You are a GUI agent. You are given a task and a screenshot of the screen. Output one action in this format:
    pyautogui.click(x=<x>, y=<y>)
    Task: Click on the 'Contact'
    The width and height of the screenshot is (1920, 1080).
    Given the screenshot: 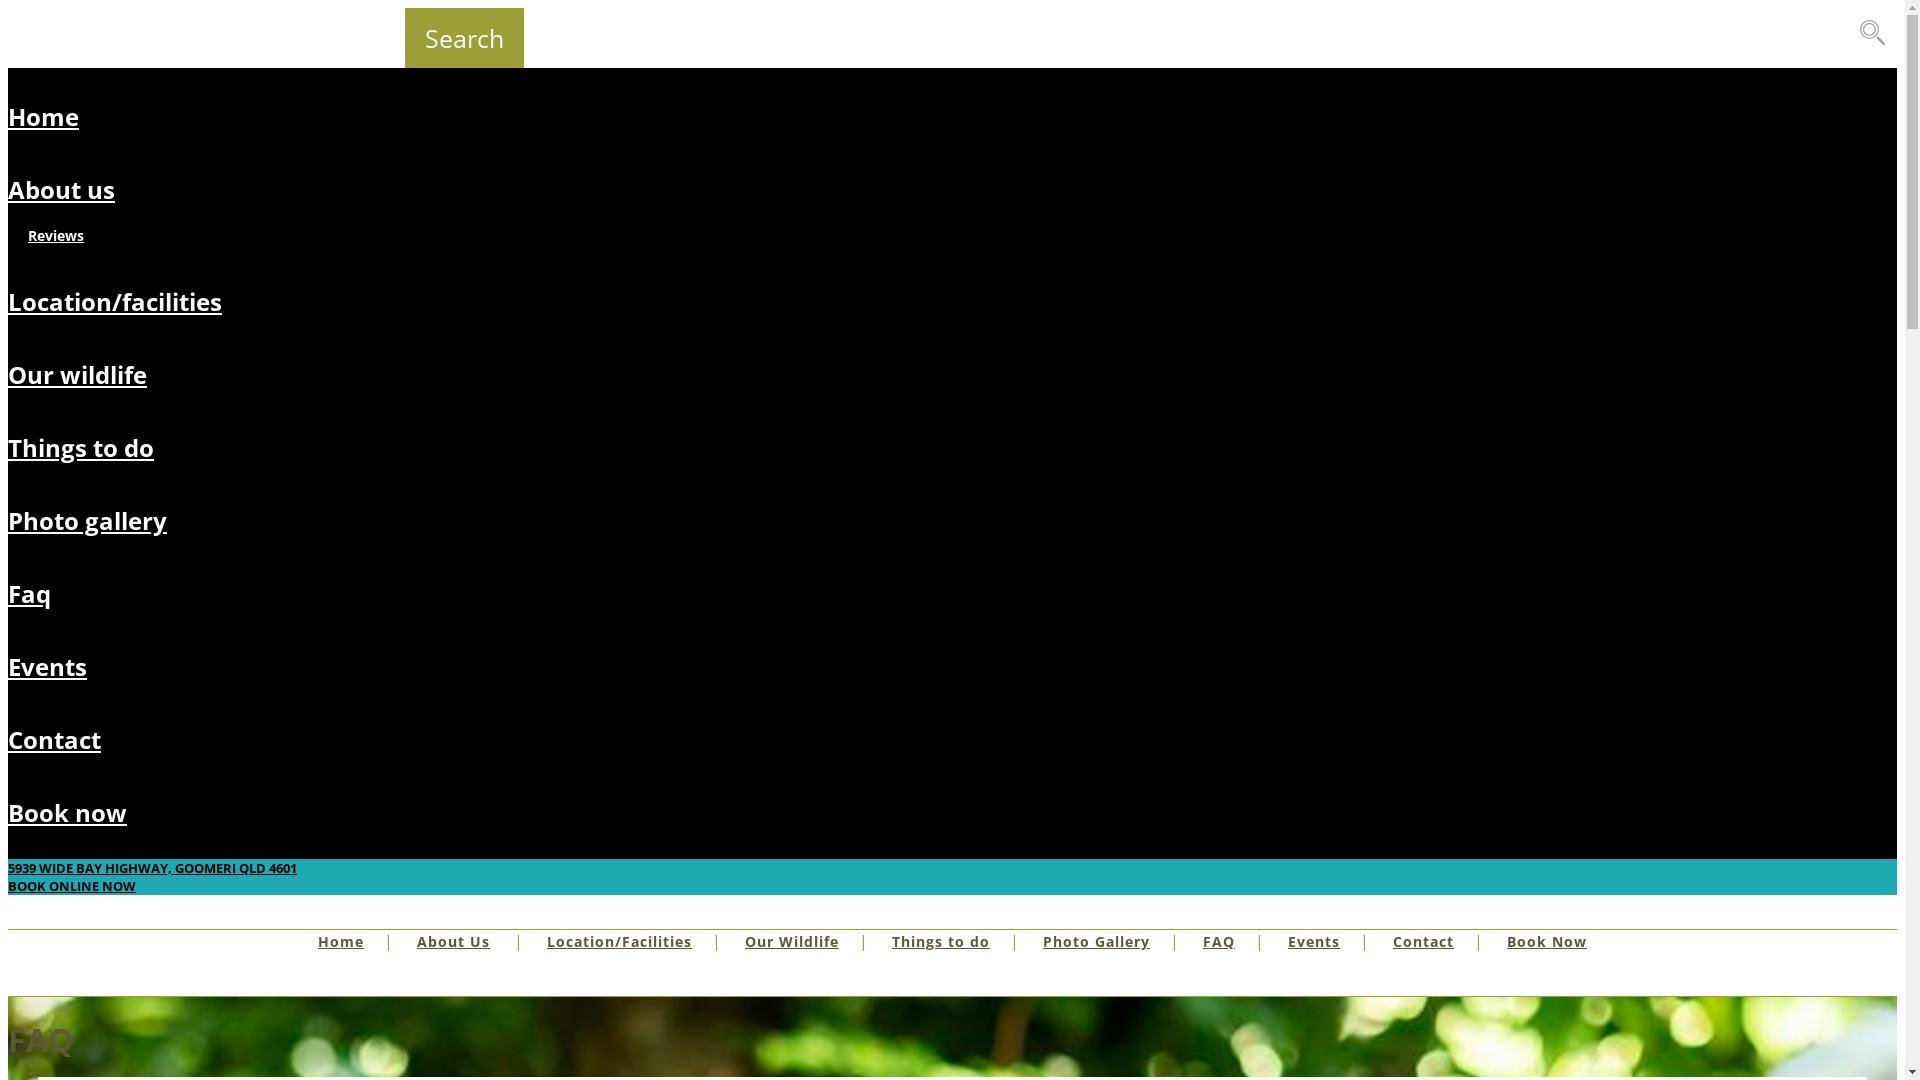 What is the action you would take?
    pyautogui.click(x=1422, y=941)
    